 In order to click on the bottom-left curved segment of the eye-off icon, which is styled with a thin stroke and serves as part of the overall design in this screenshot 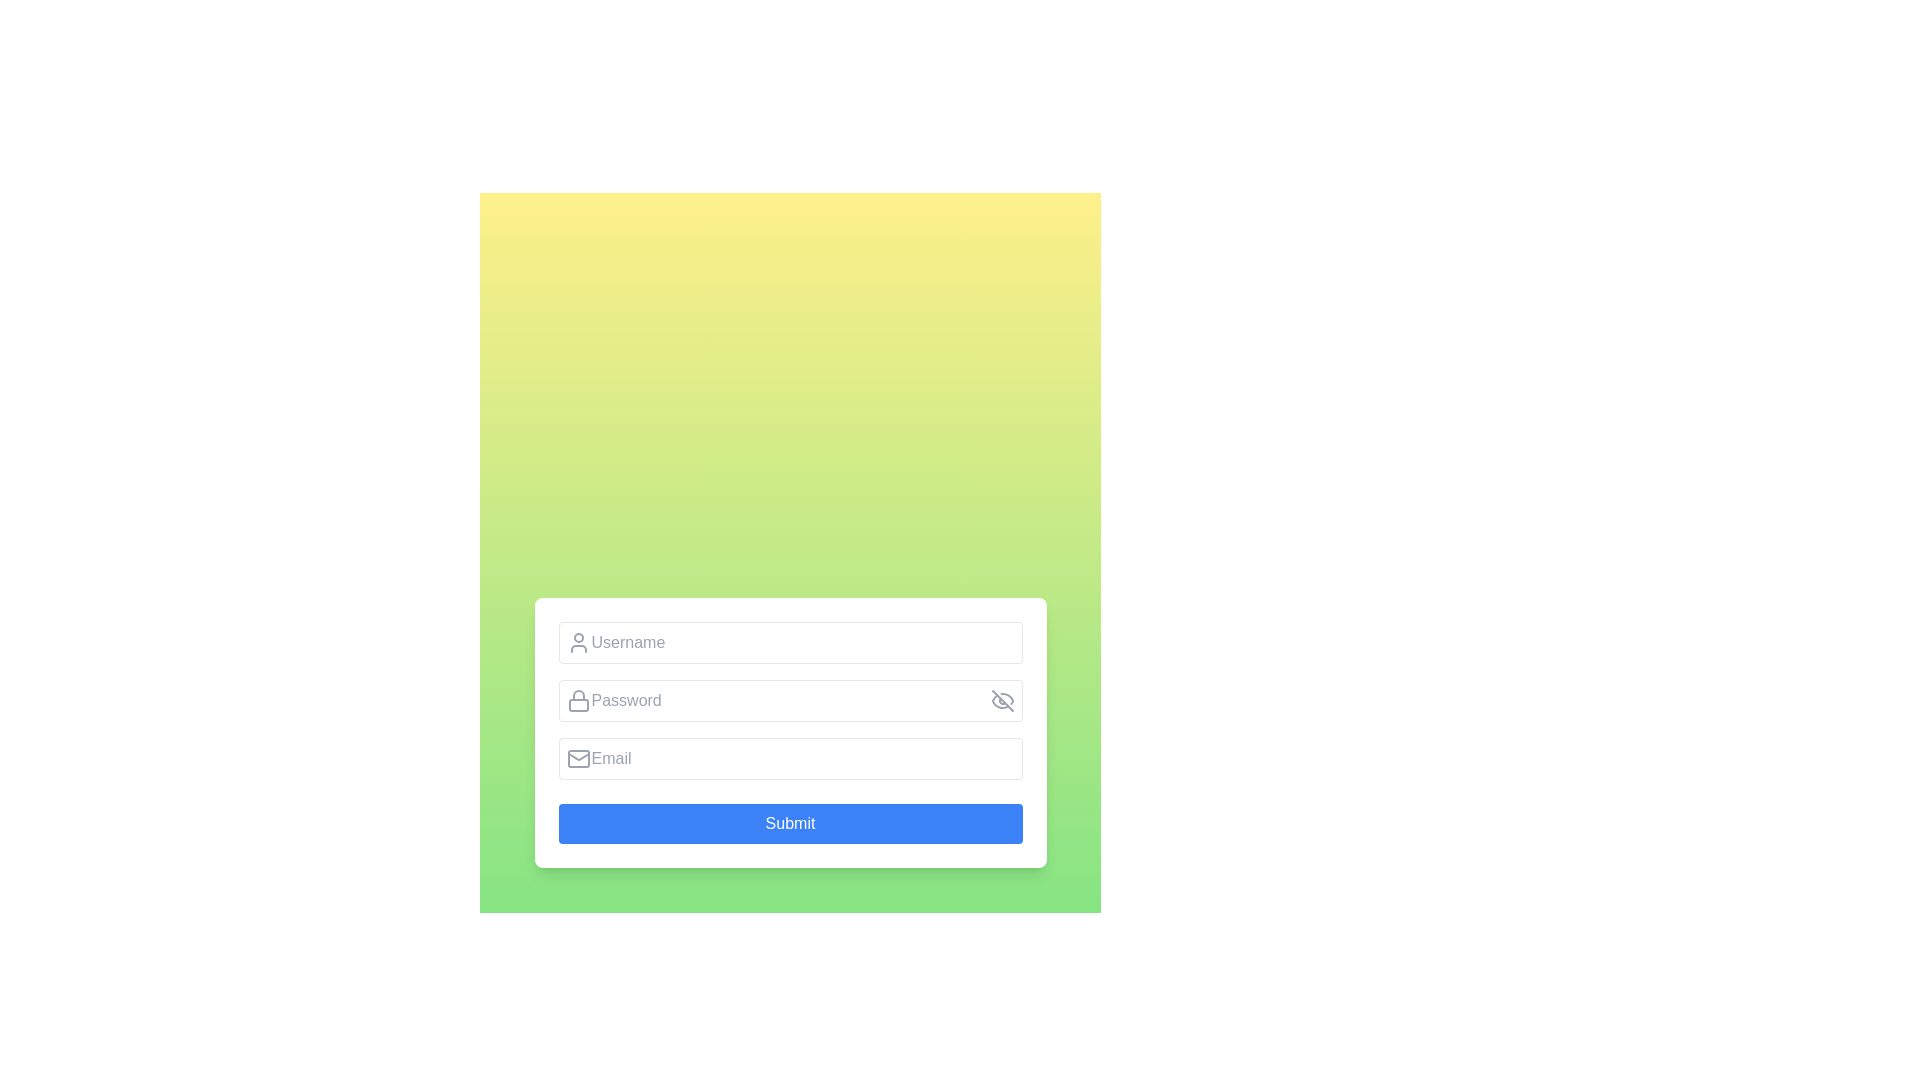, I will do `click(1000, 700)`.